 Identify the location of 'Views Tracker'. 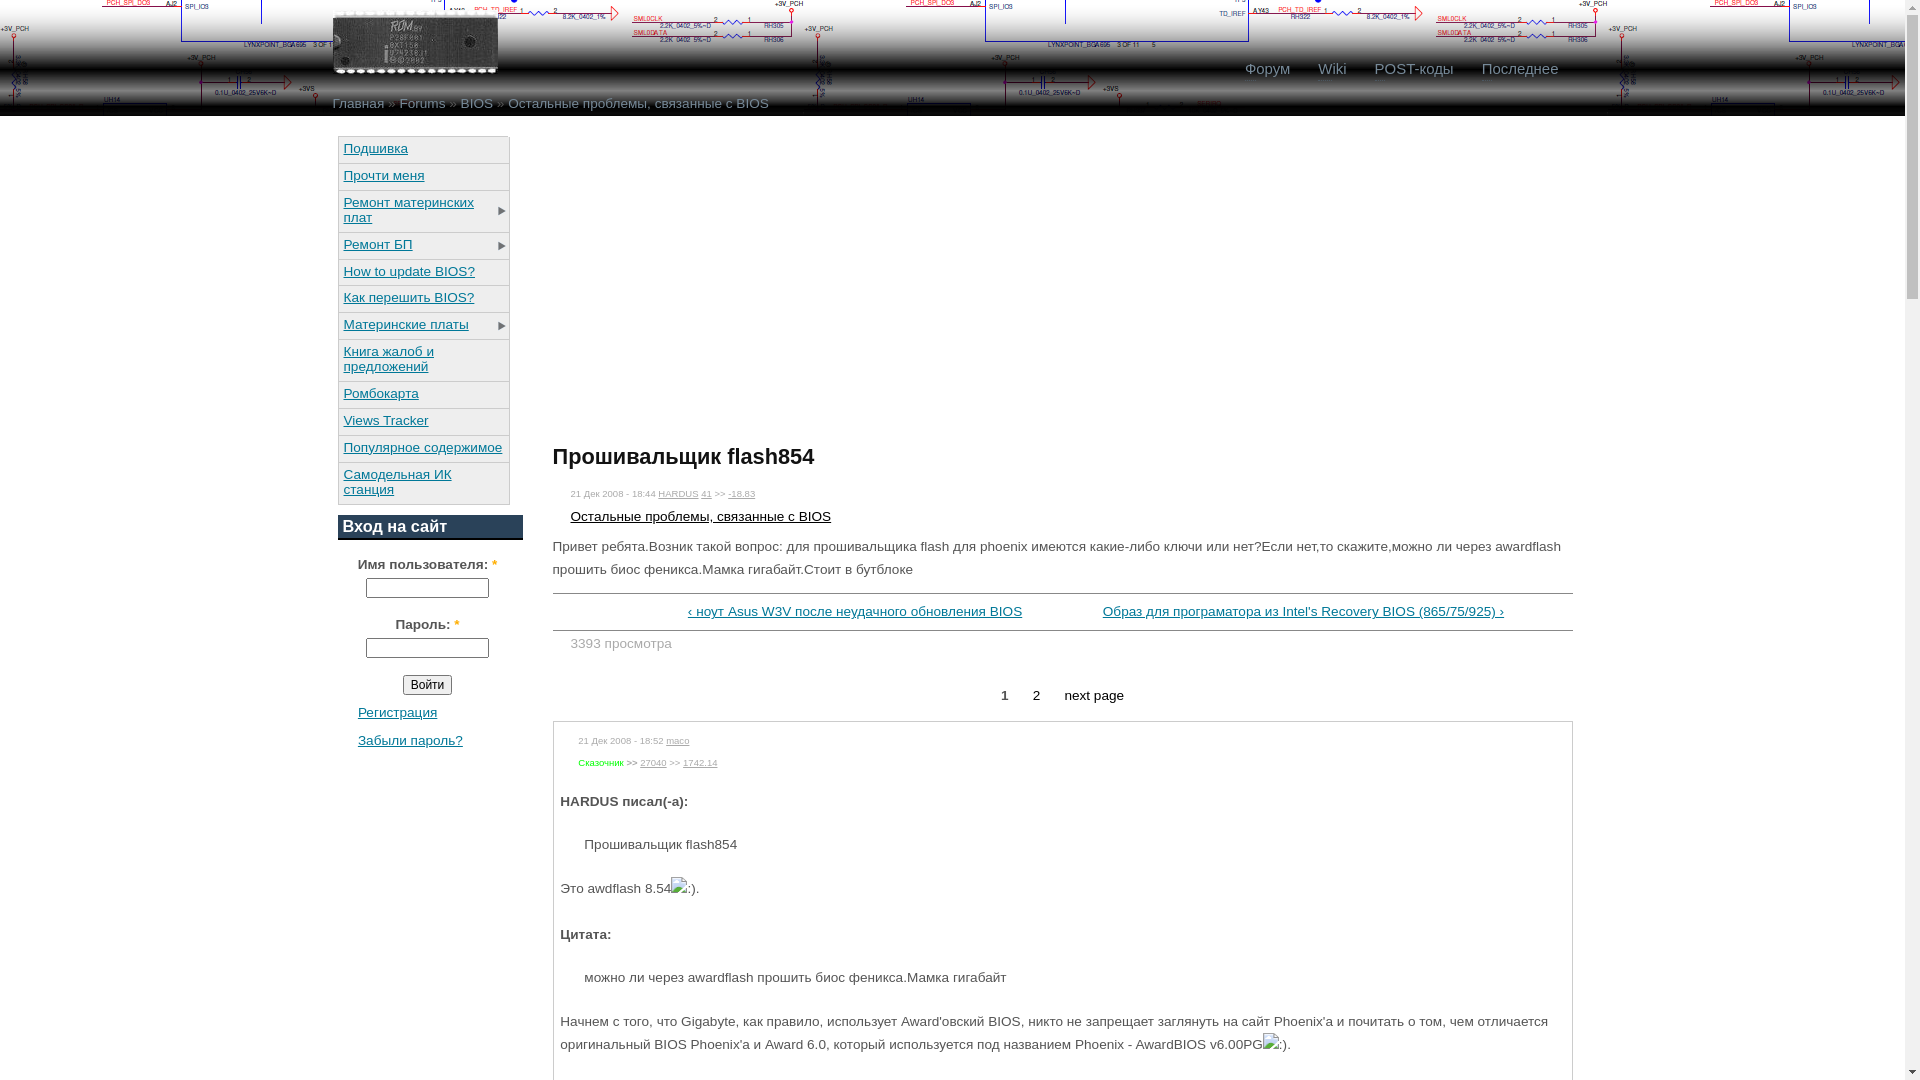
(421, 419).